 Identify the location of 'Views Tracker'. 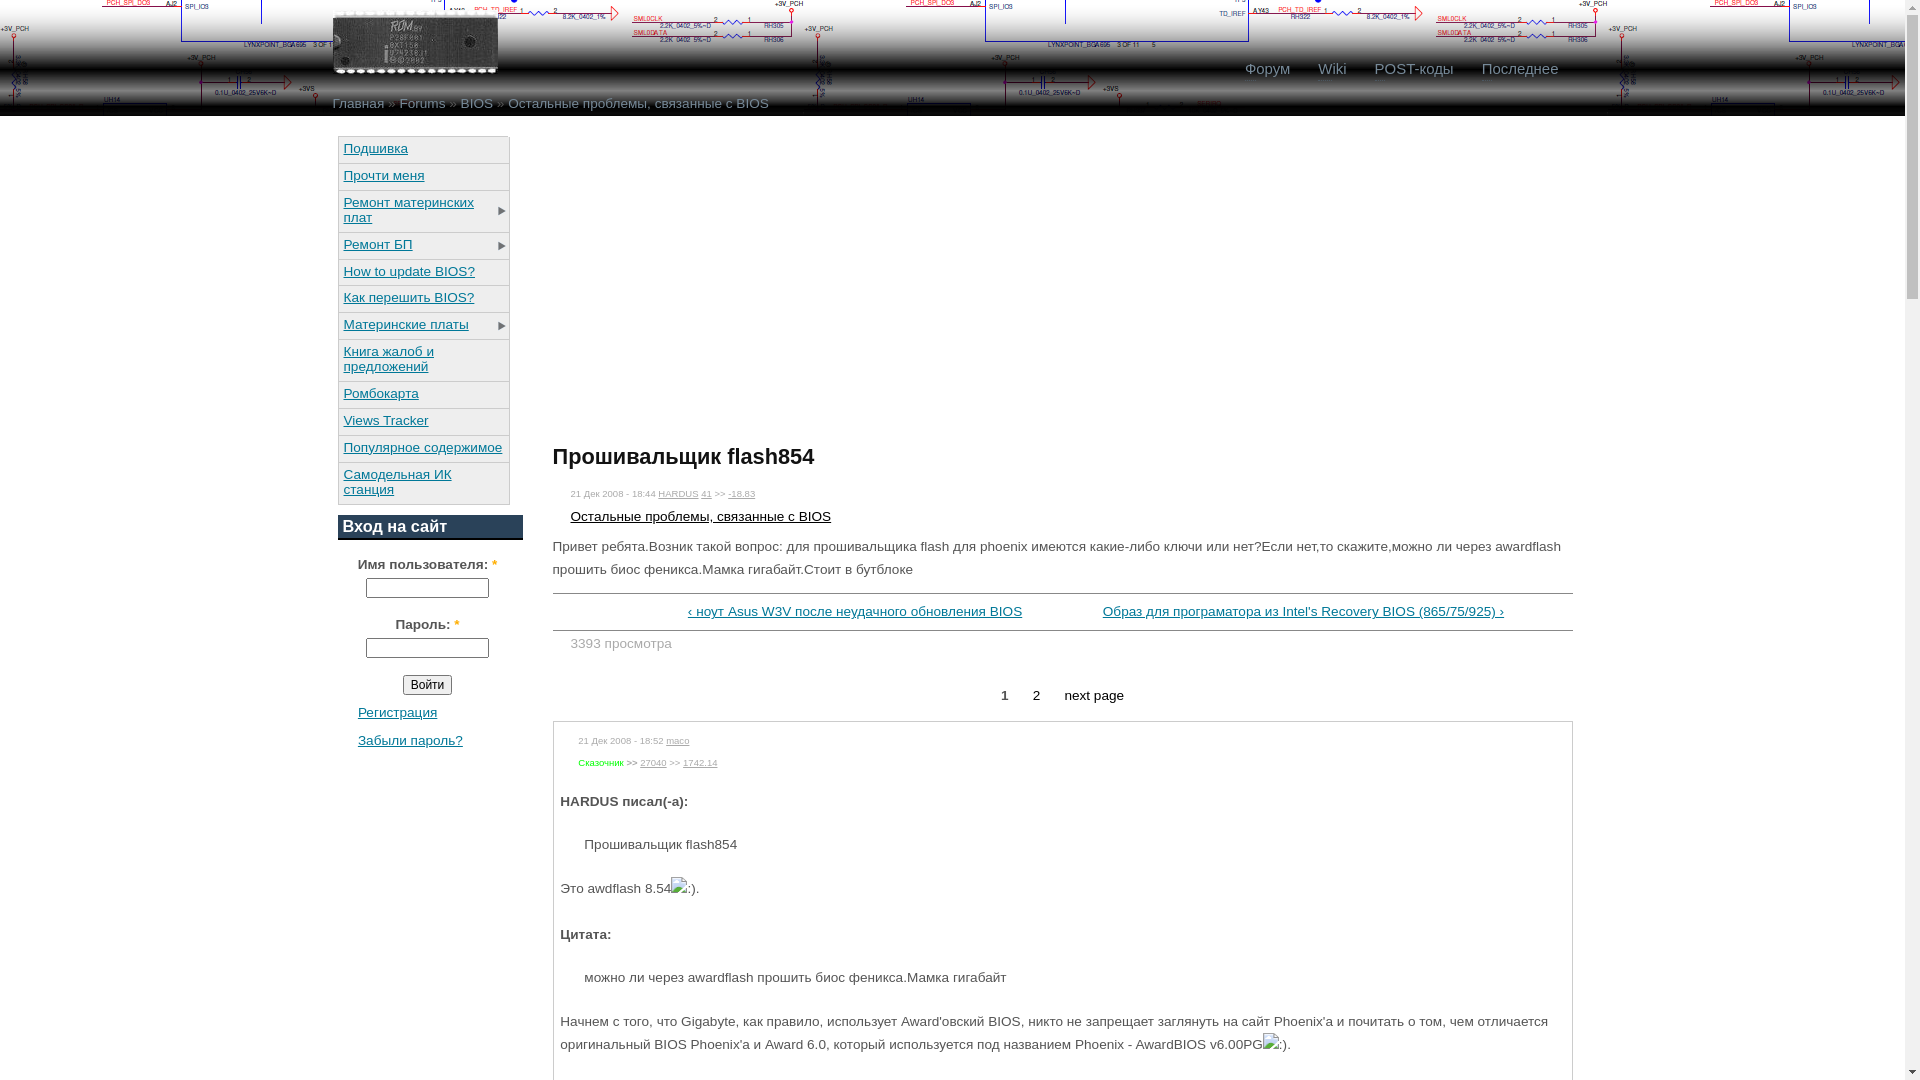
(421, 419).